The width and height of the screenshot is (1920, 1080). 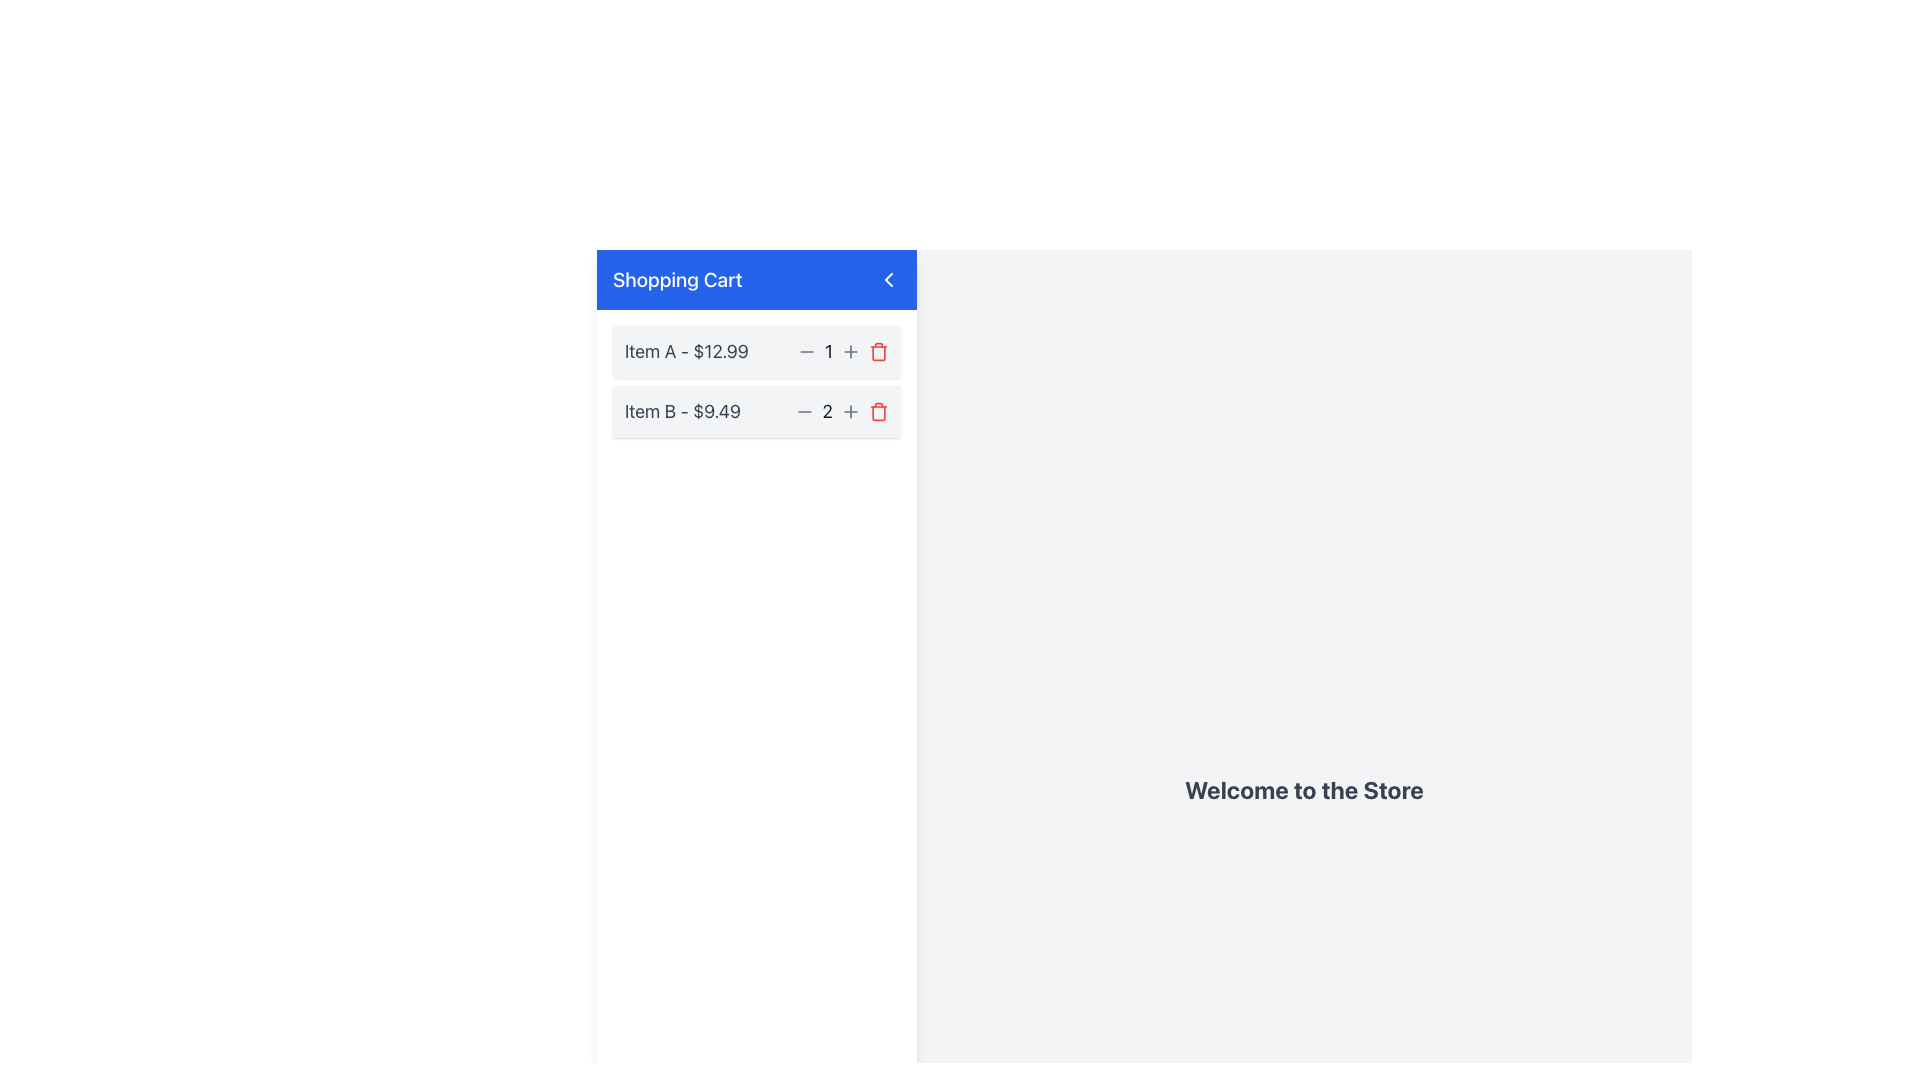 What do you see at coordinates (1304, 789) in the screenshot?
I see `the Text Header displaying 'Welcome to the Store', which is centrally positioned in a light gray rectangular section` at bounding box center [1304, 789].